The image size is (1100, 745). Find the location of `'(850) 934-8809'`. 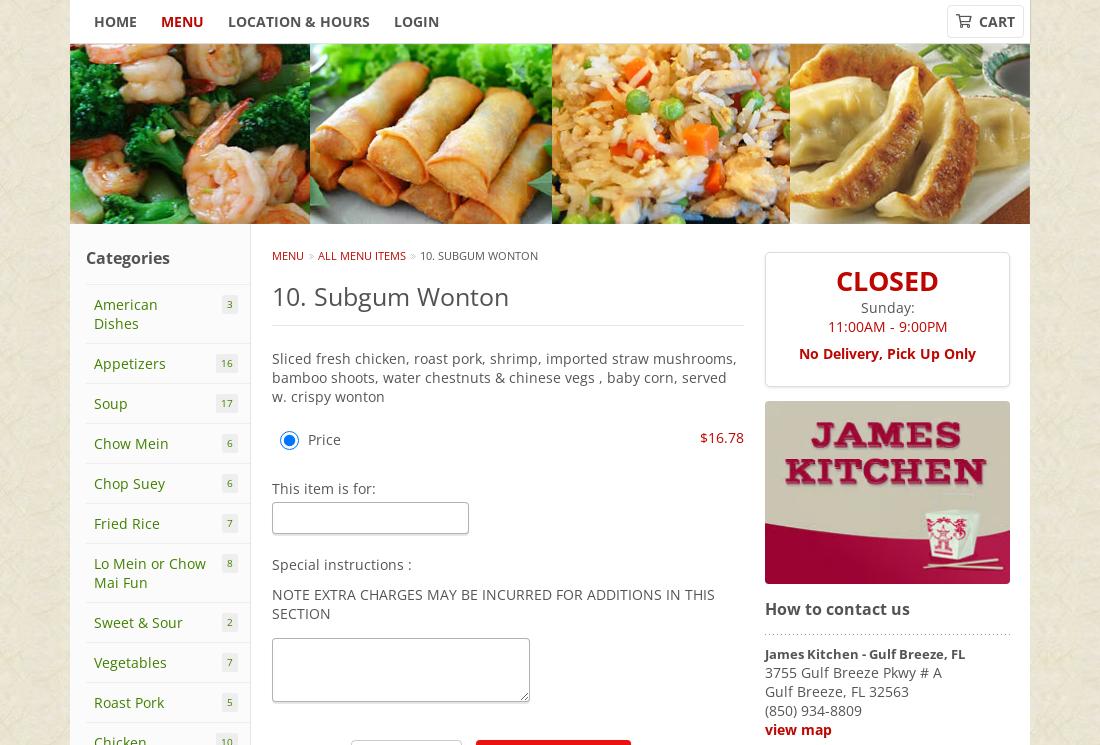

'(850) 934-8809' is located at coordinates (813, 709).